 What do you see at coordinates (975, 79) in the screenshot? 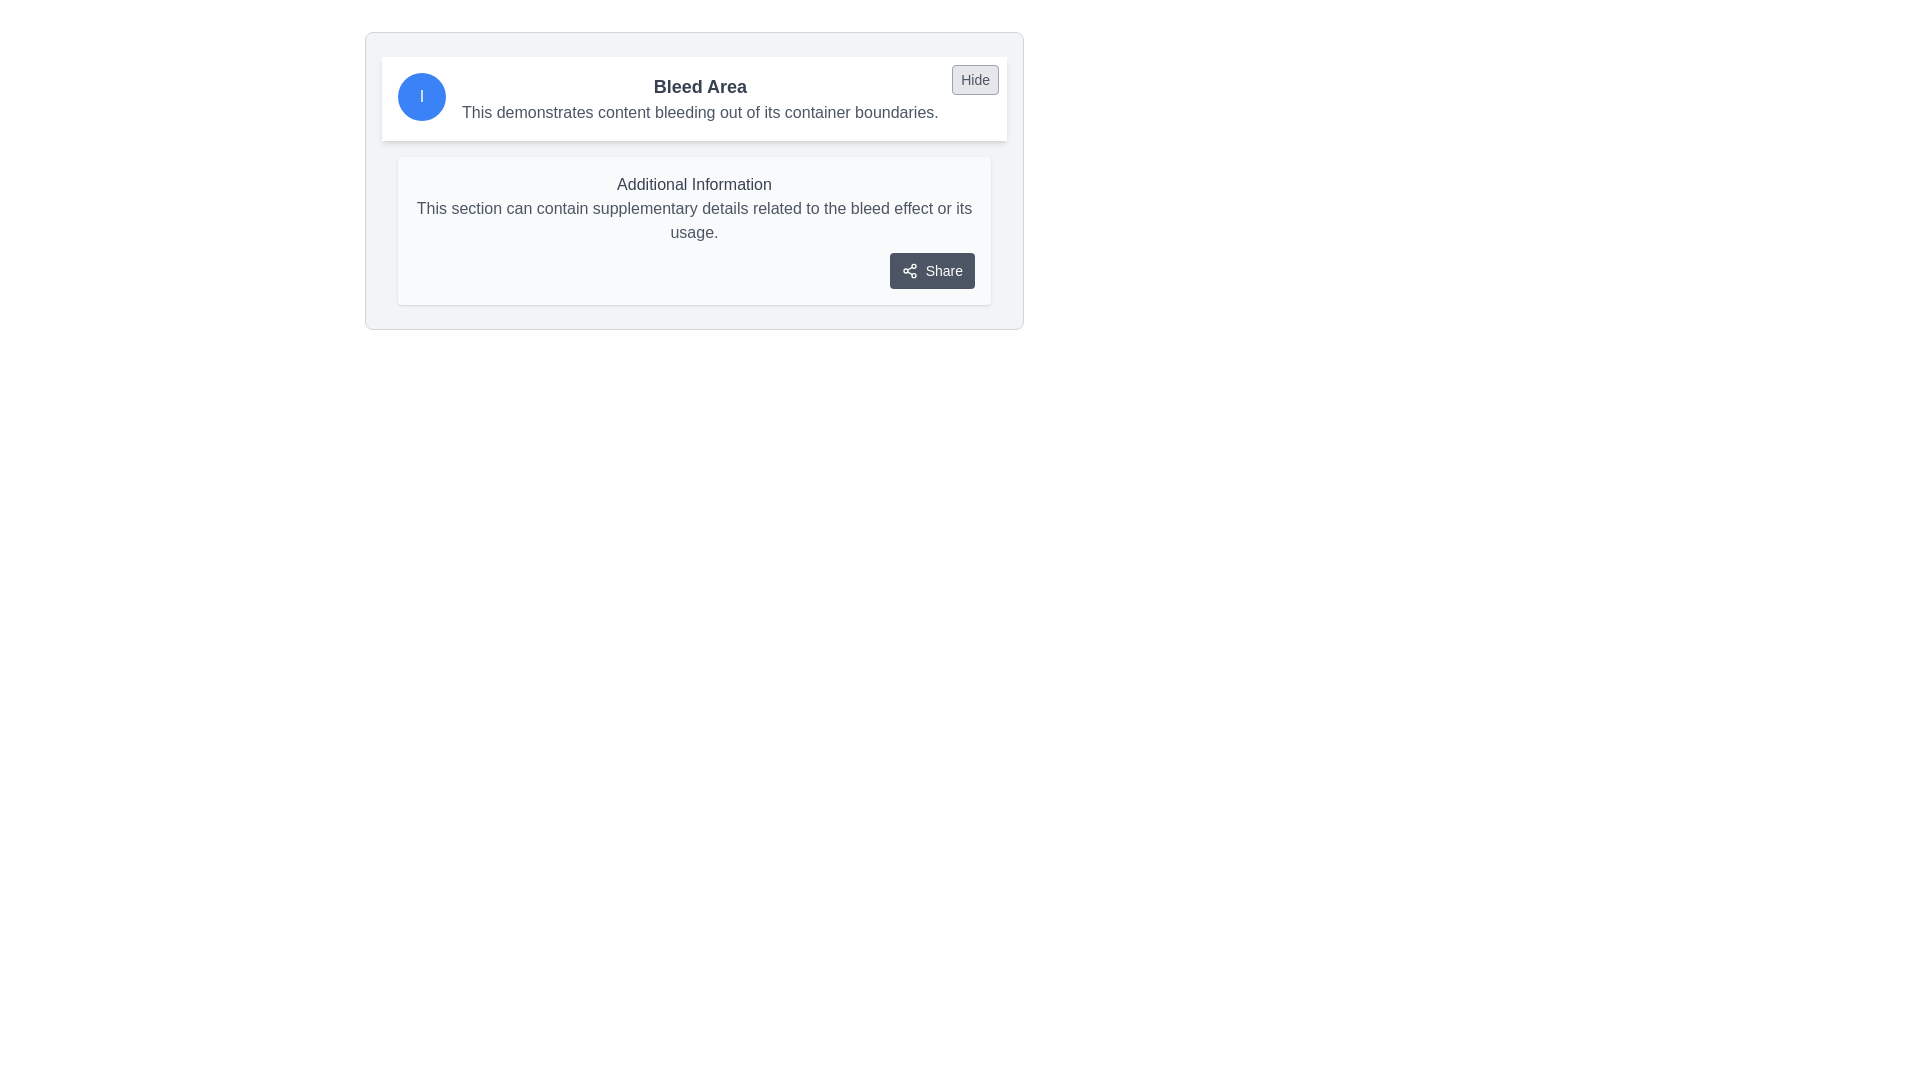
I see `the button in the top-right corner of the 'Bleed Area' card to hide its content` at bounding box center [975, 79].